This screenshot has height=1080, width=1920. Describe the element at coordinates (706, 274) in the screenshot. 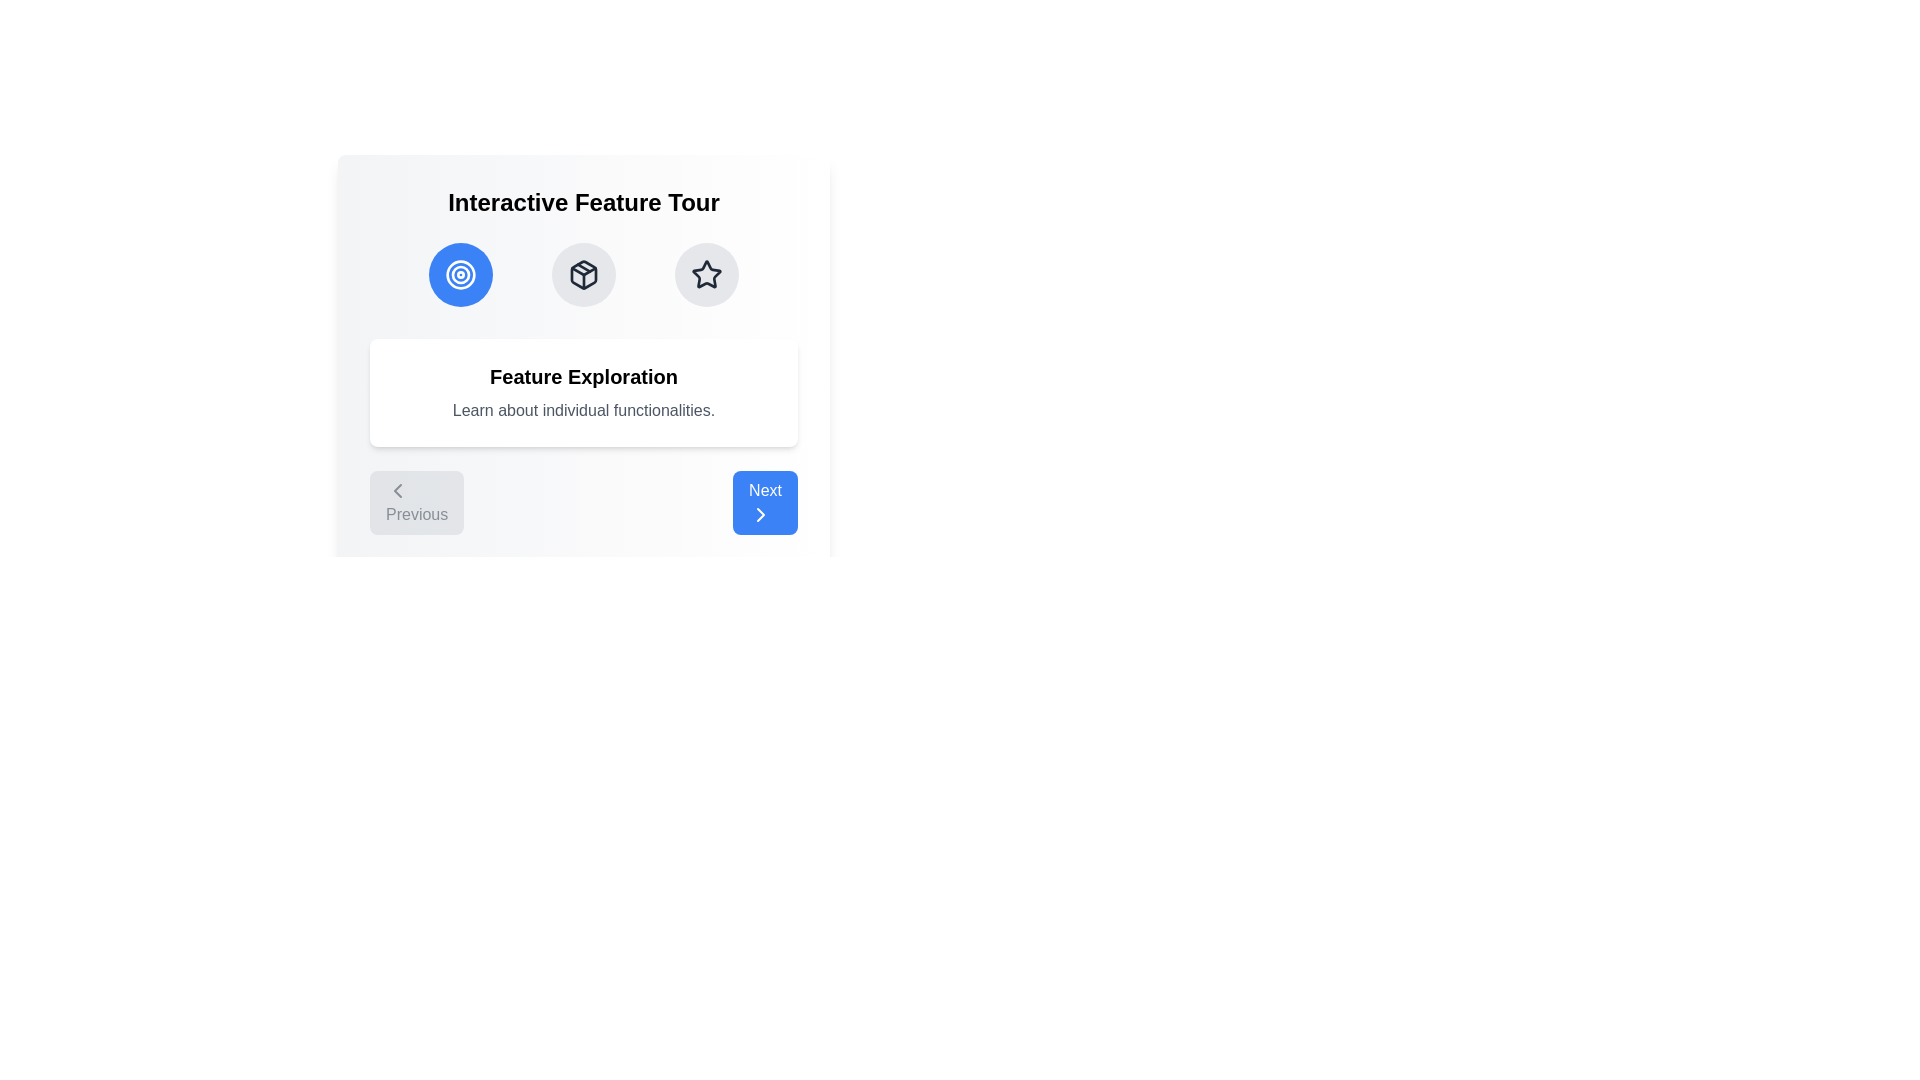

I see `the third circular button in the row using keyboard navigation to focus on it` at that location.